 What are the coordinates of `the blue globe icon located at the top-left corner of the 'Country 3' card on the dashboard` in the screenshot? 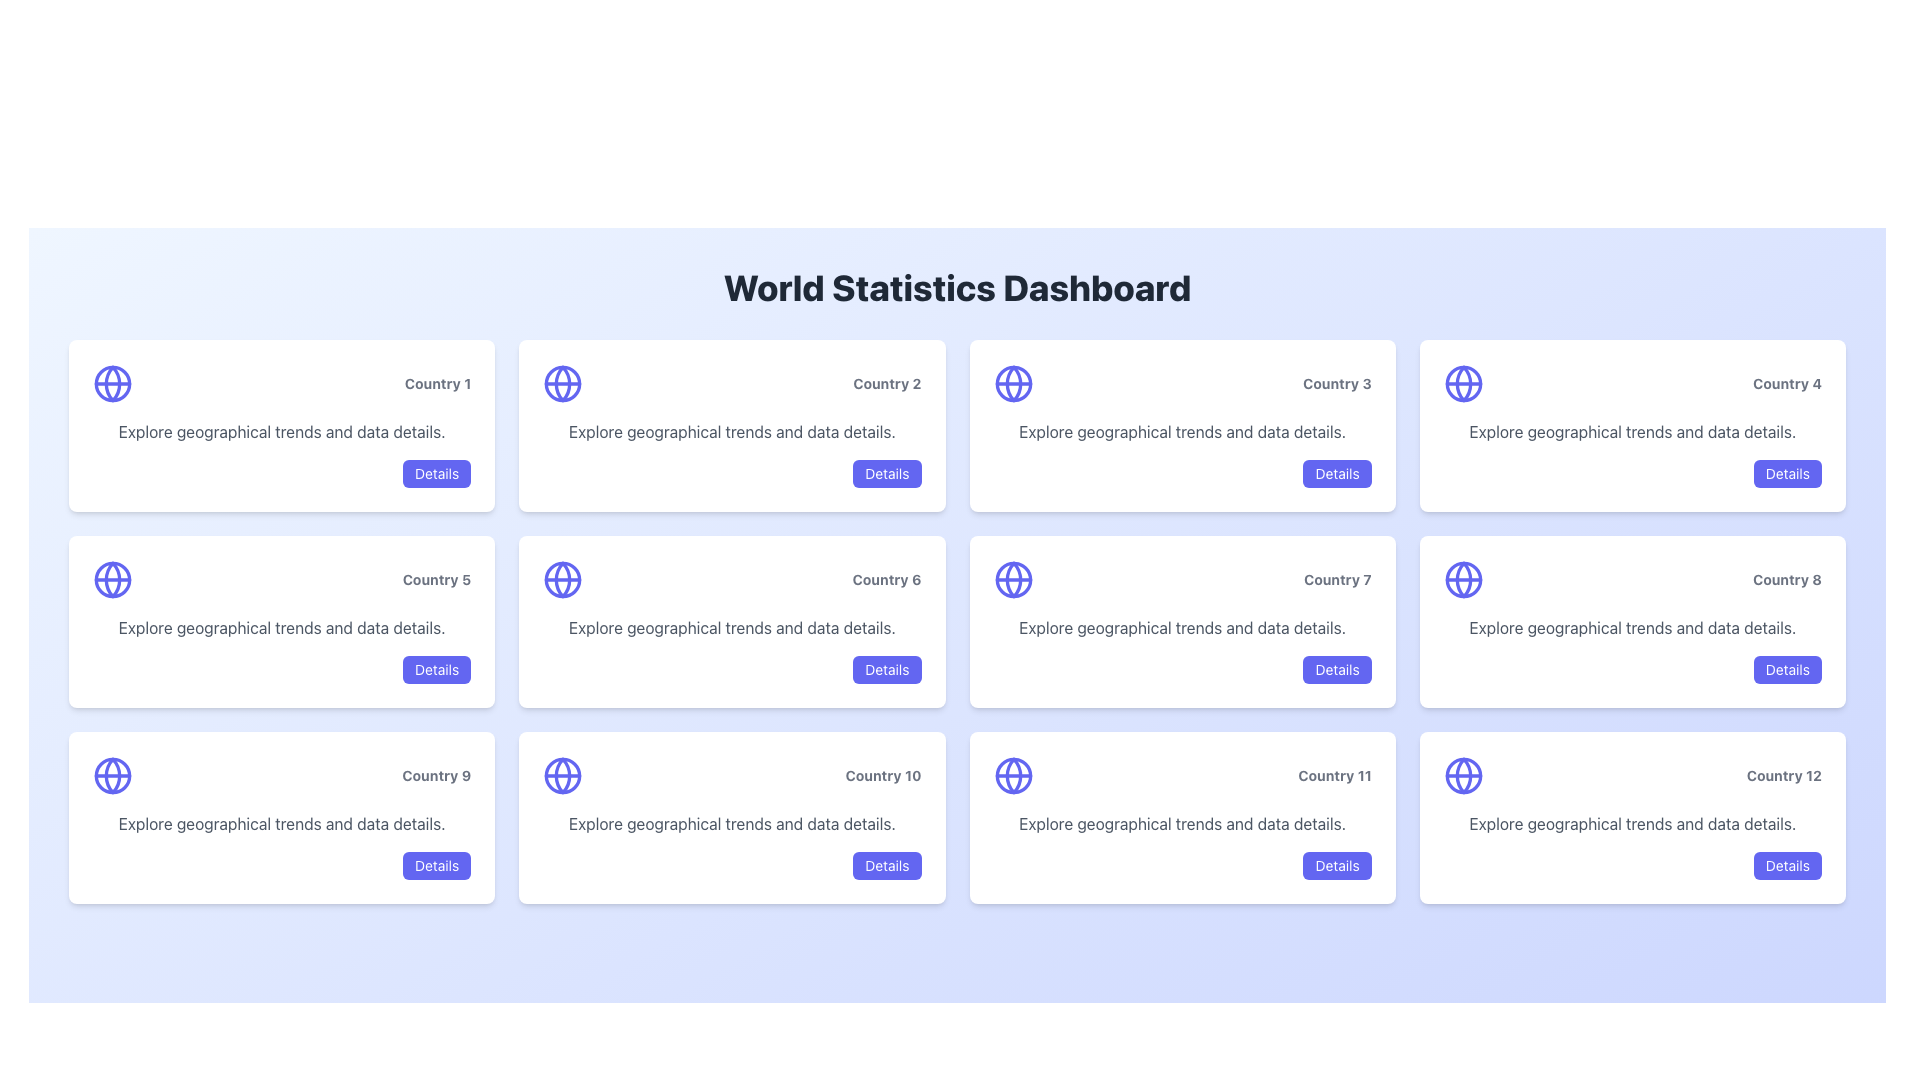 It's located at (1013, 384).